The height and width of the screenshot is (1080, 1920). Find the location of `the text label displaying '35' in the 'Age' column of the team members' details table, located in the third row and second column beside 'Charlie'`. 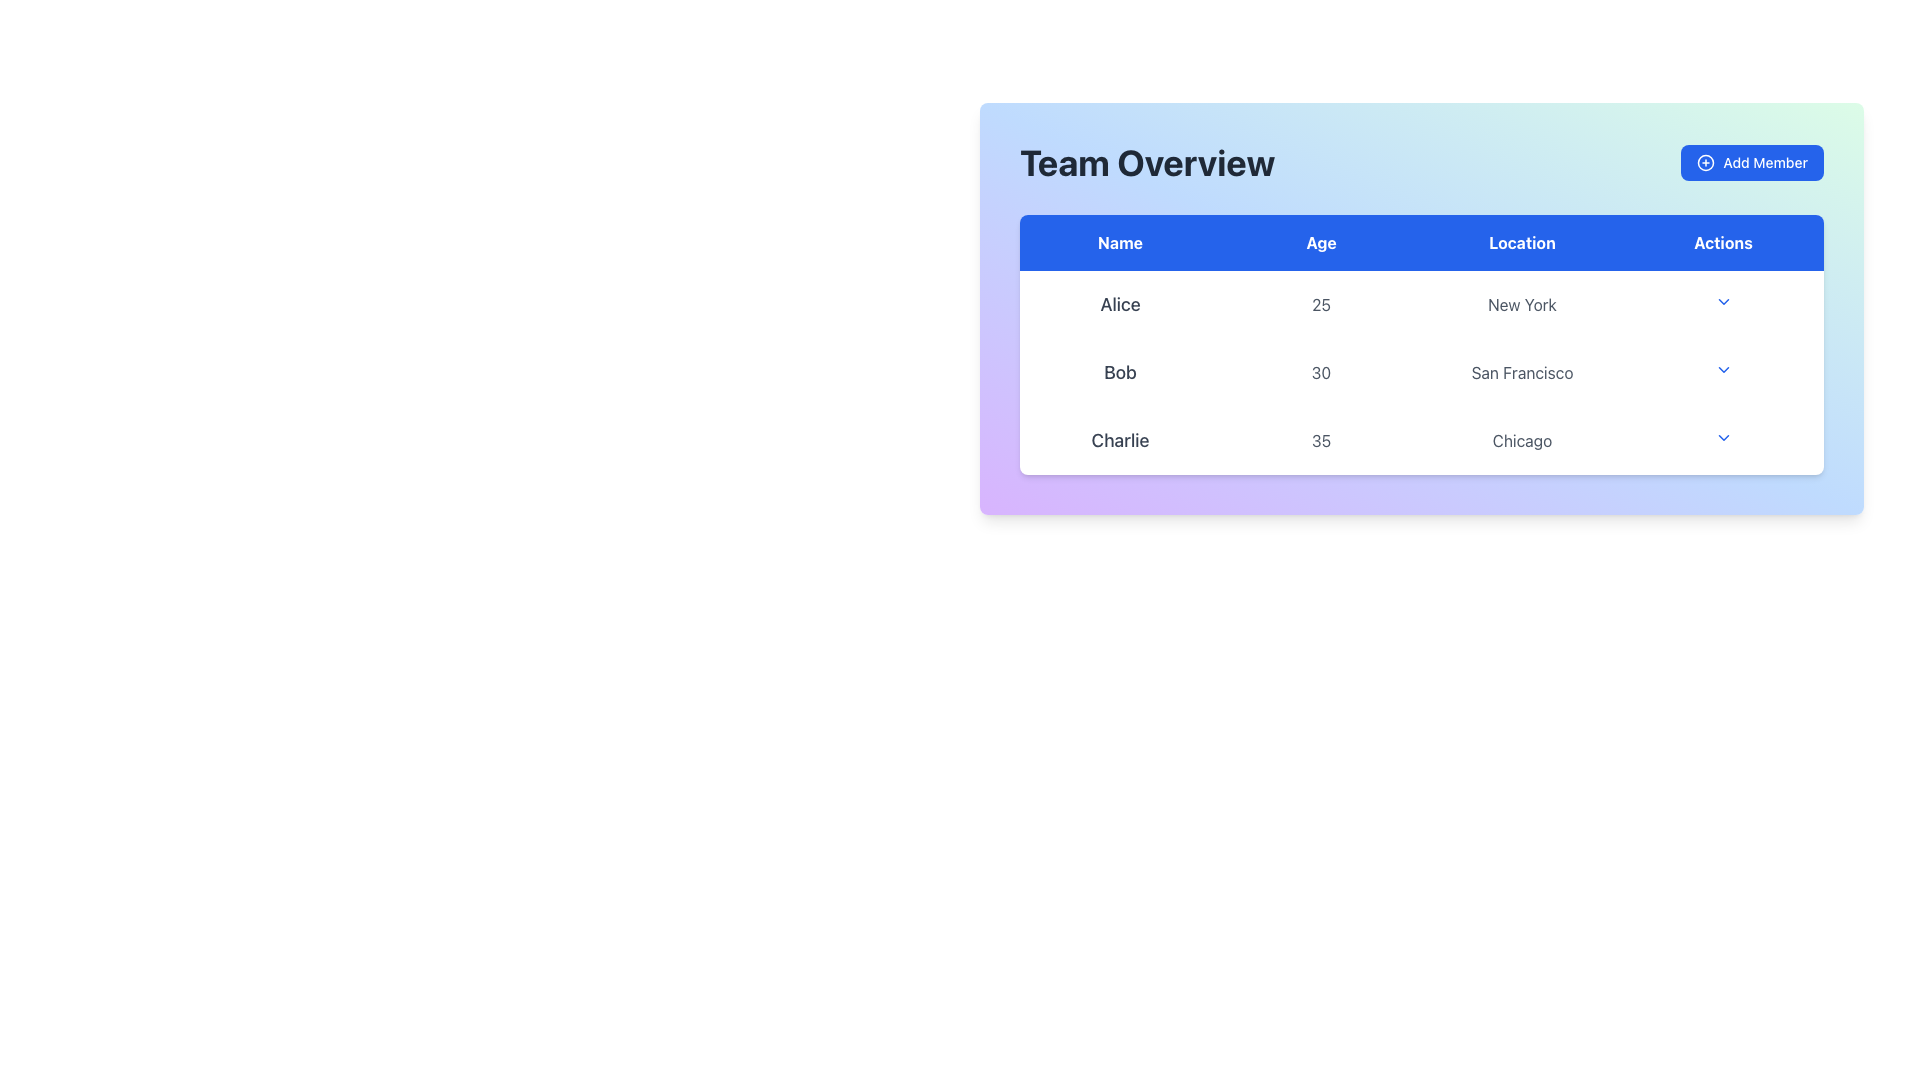

the text label displaying '35' in the 'Age' column of the team members' details table, located in the third row and second column beside 'Charlie' is located at coordinates (1321, 439).